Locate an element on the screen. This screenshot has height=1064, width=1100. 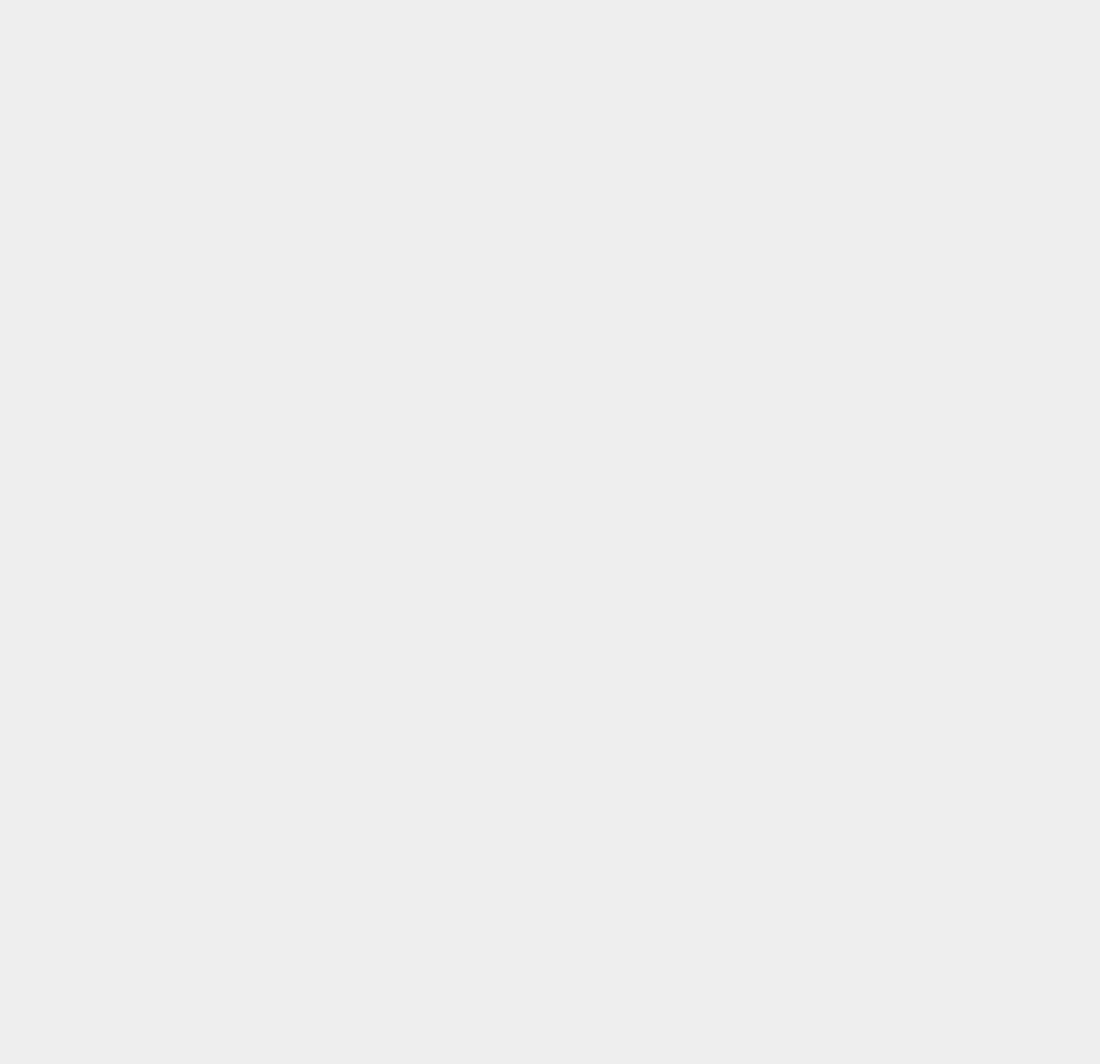
'Oppo' is located at coordinates (794, 100).